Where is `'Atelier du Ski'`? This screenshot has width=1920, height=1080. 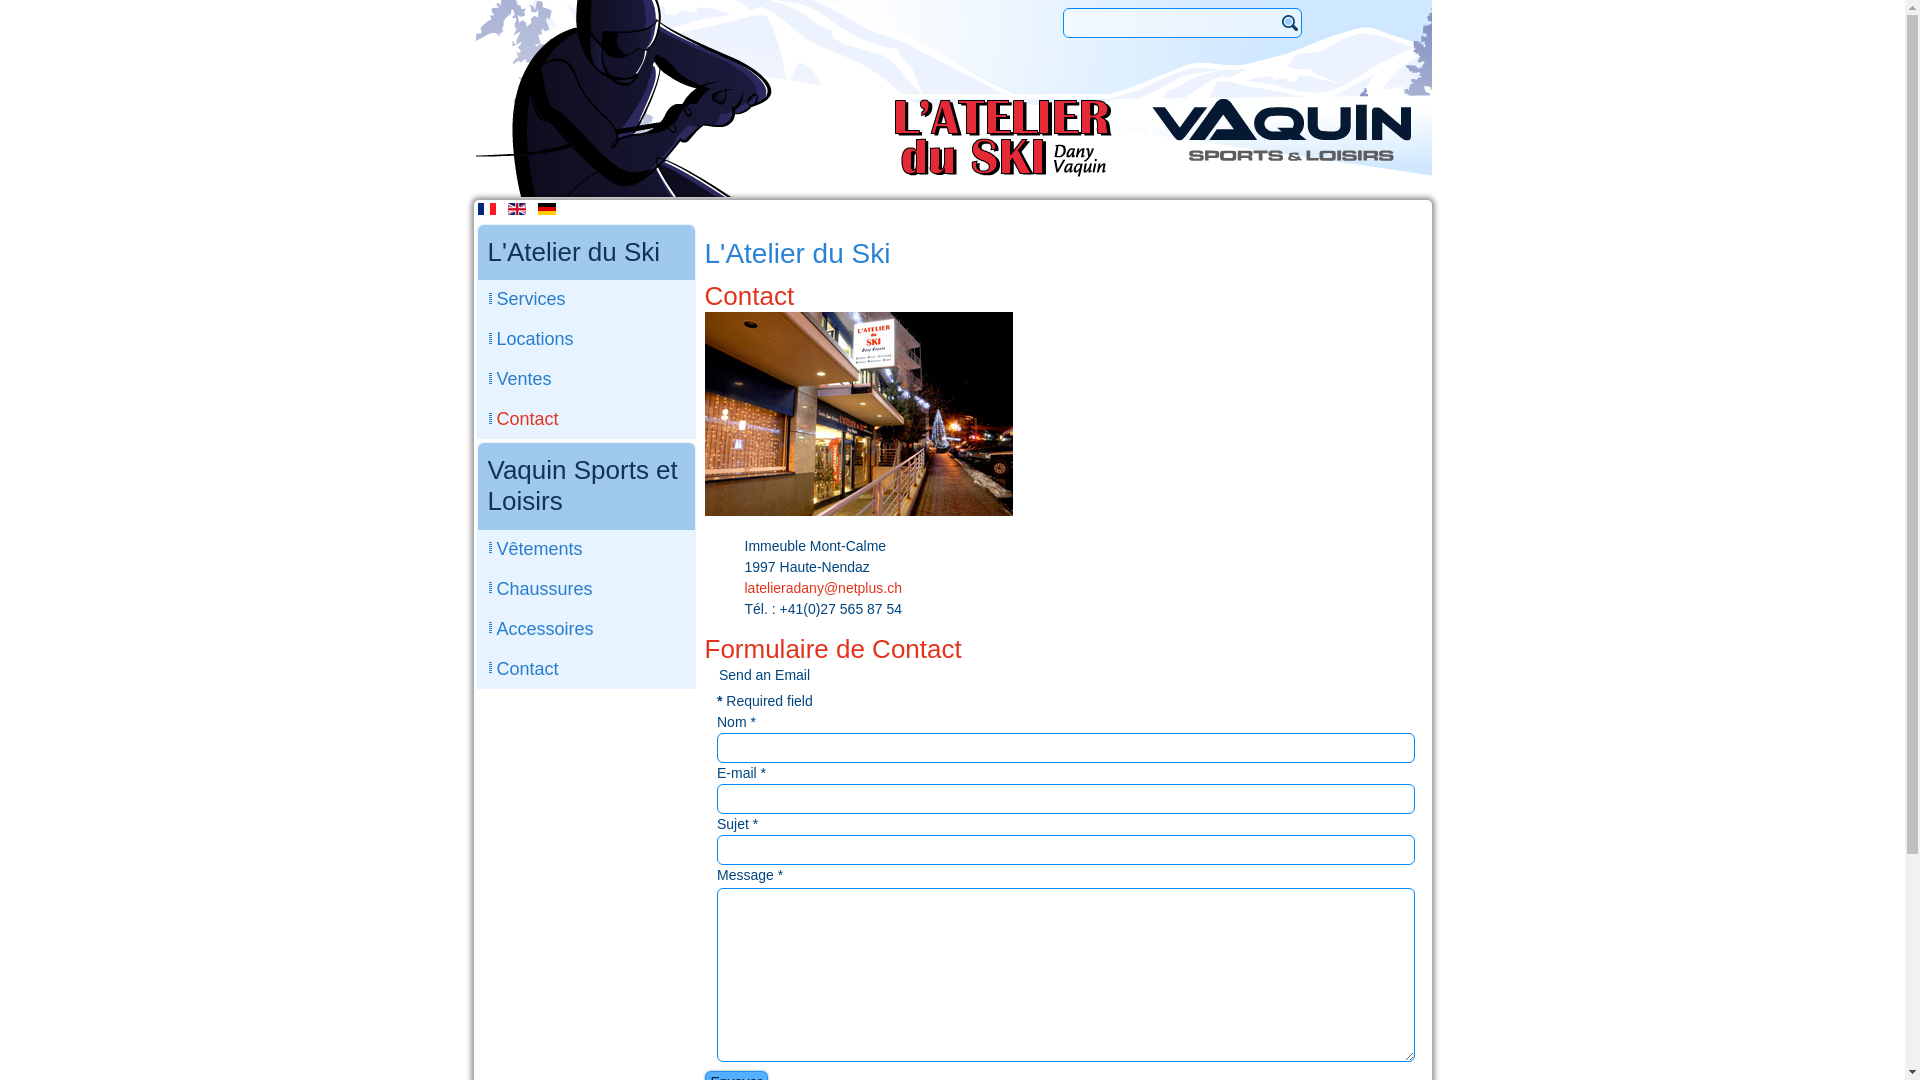 'Atelier du Ski' is located at coordinates (891, 137).